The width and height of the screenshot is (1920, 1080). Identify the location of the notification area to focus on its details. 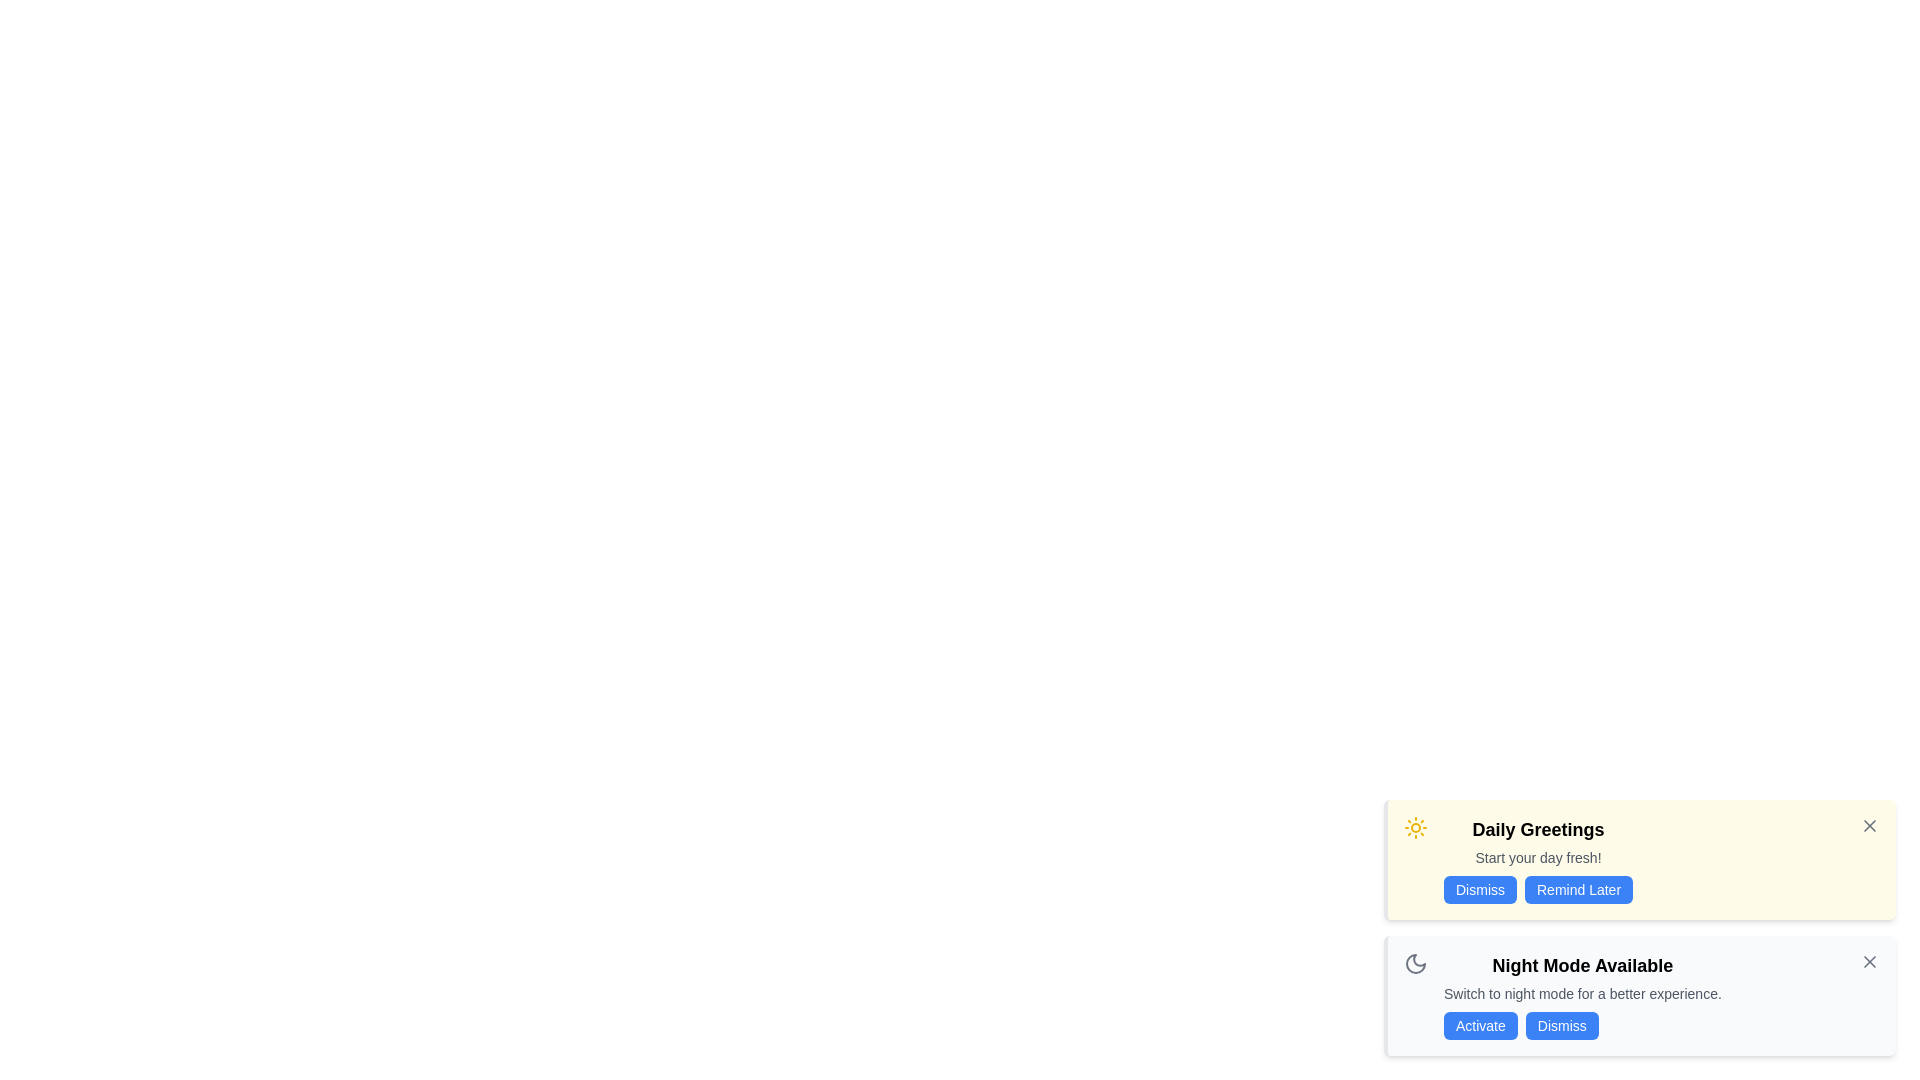
(1640, 859).